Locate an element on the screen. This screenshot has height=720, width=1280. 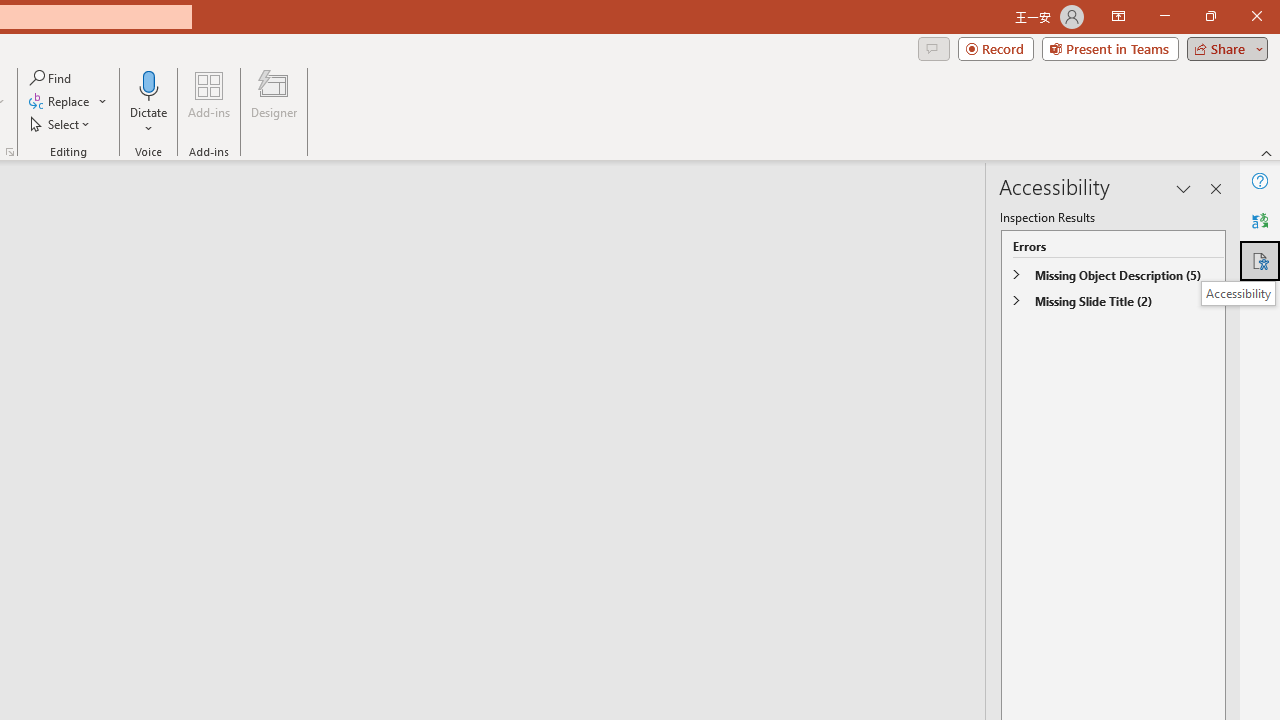
'Format Object...' is located at coordinates (10, 150).